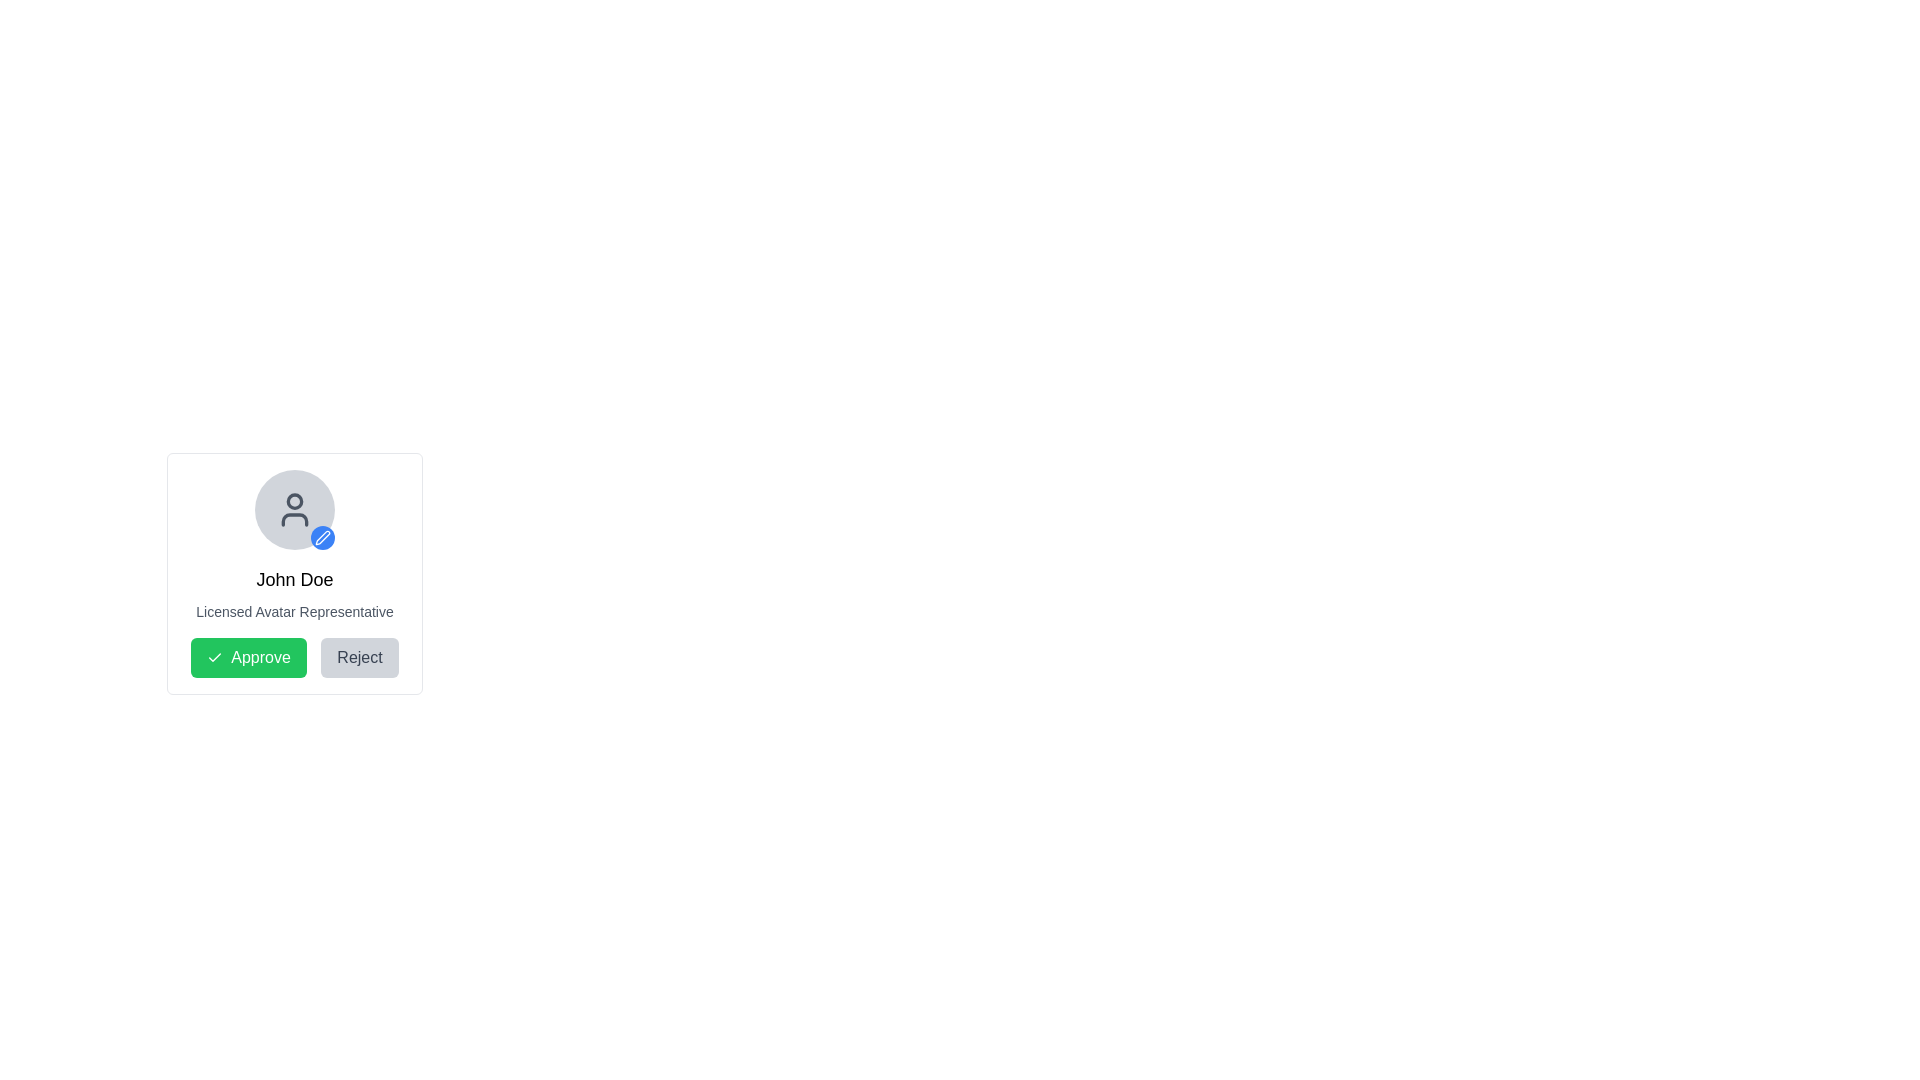 This screenshot has height=1080, width=1920. What do you see at coordinates (293, 500) in the screenshot?
I see `the SVG Circle Graphic that decorates the user icon at the top of the profile card` at bounding box center [293, 500].